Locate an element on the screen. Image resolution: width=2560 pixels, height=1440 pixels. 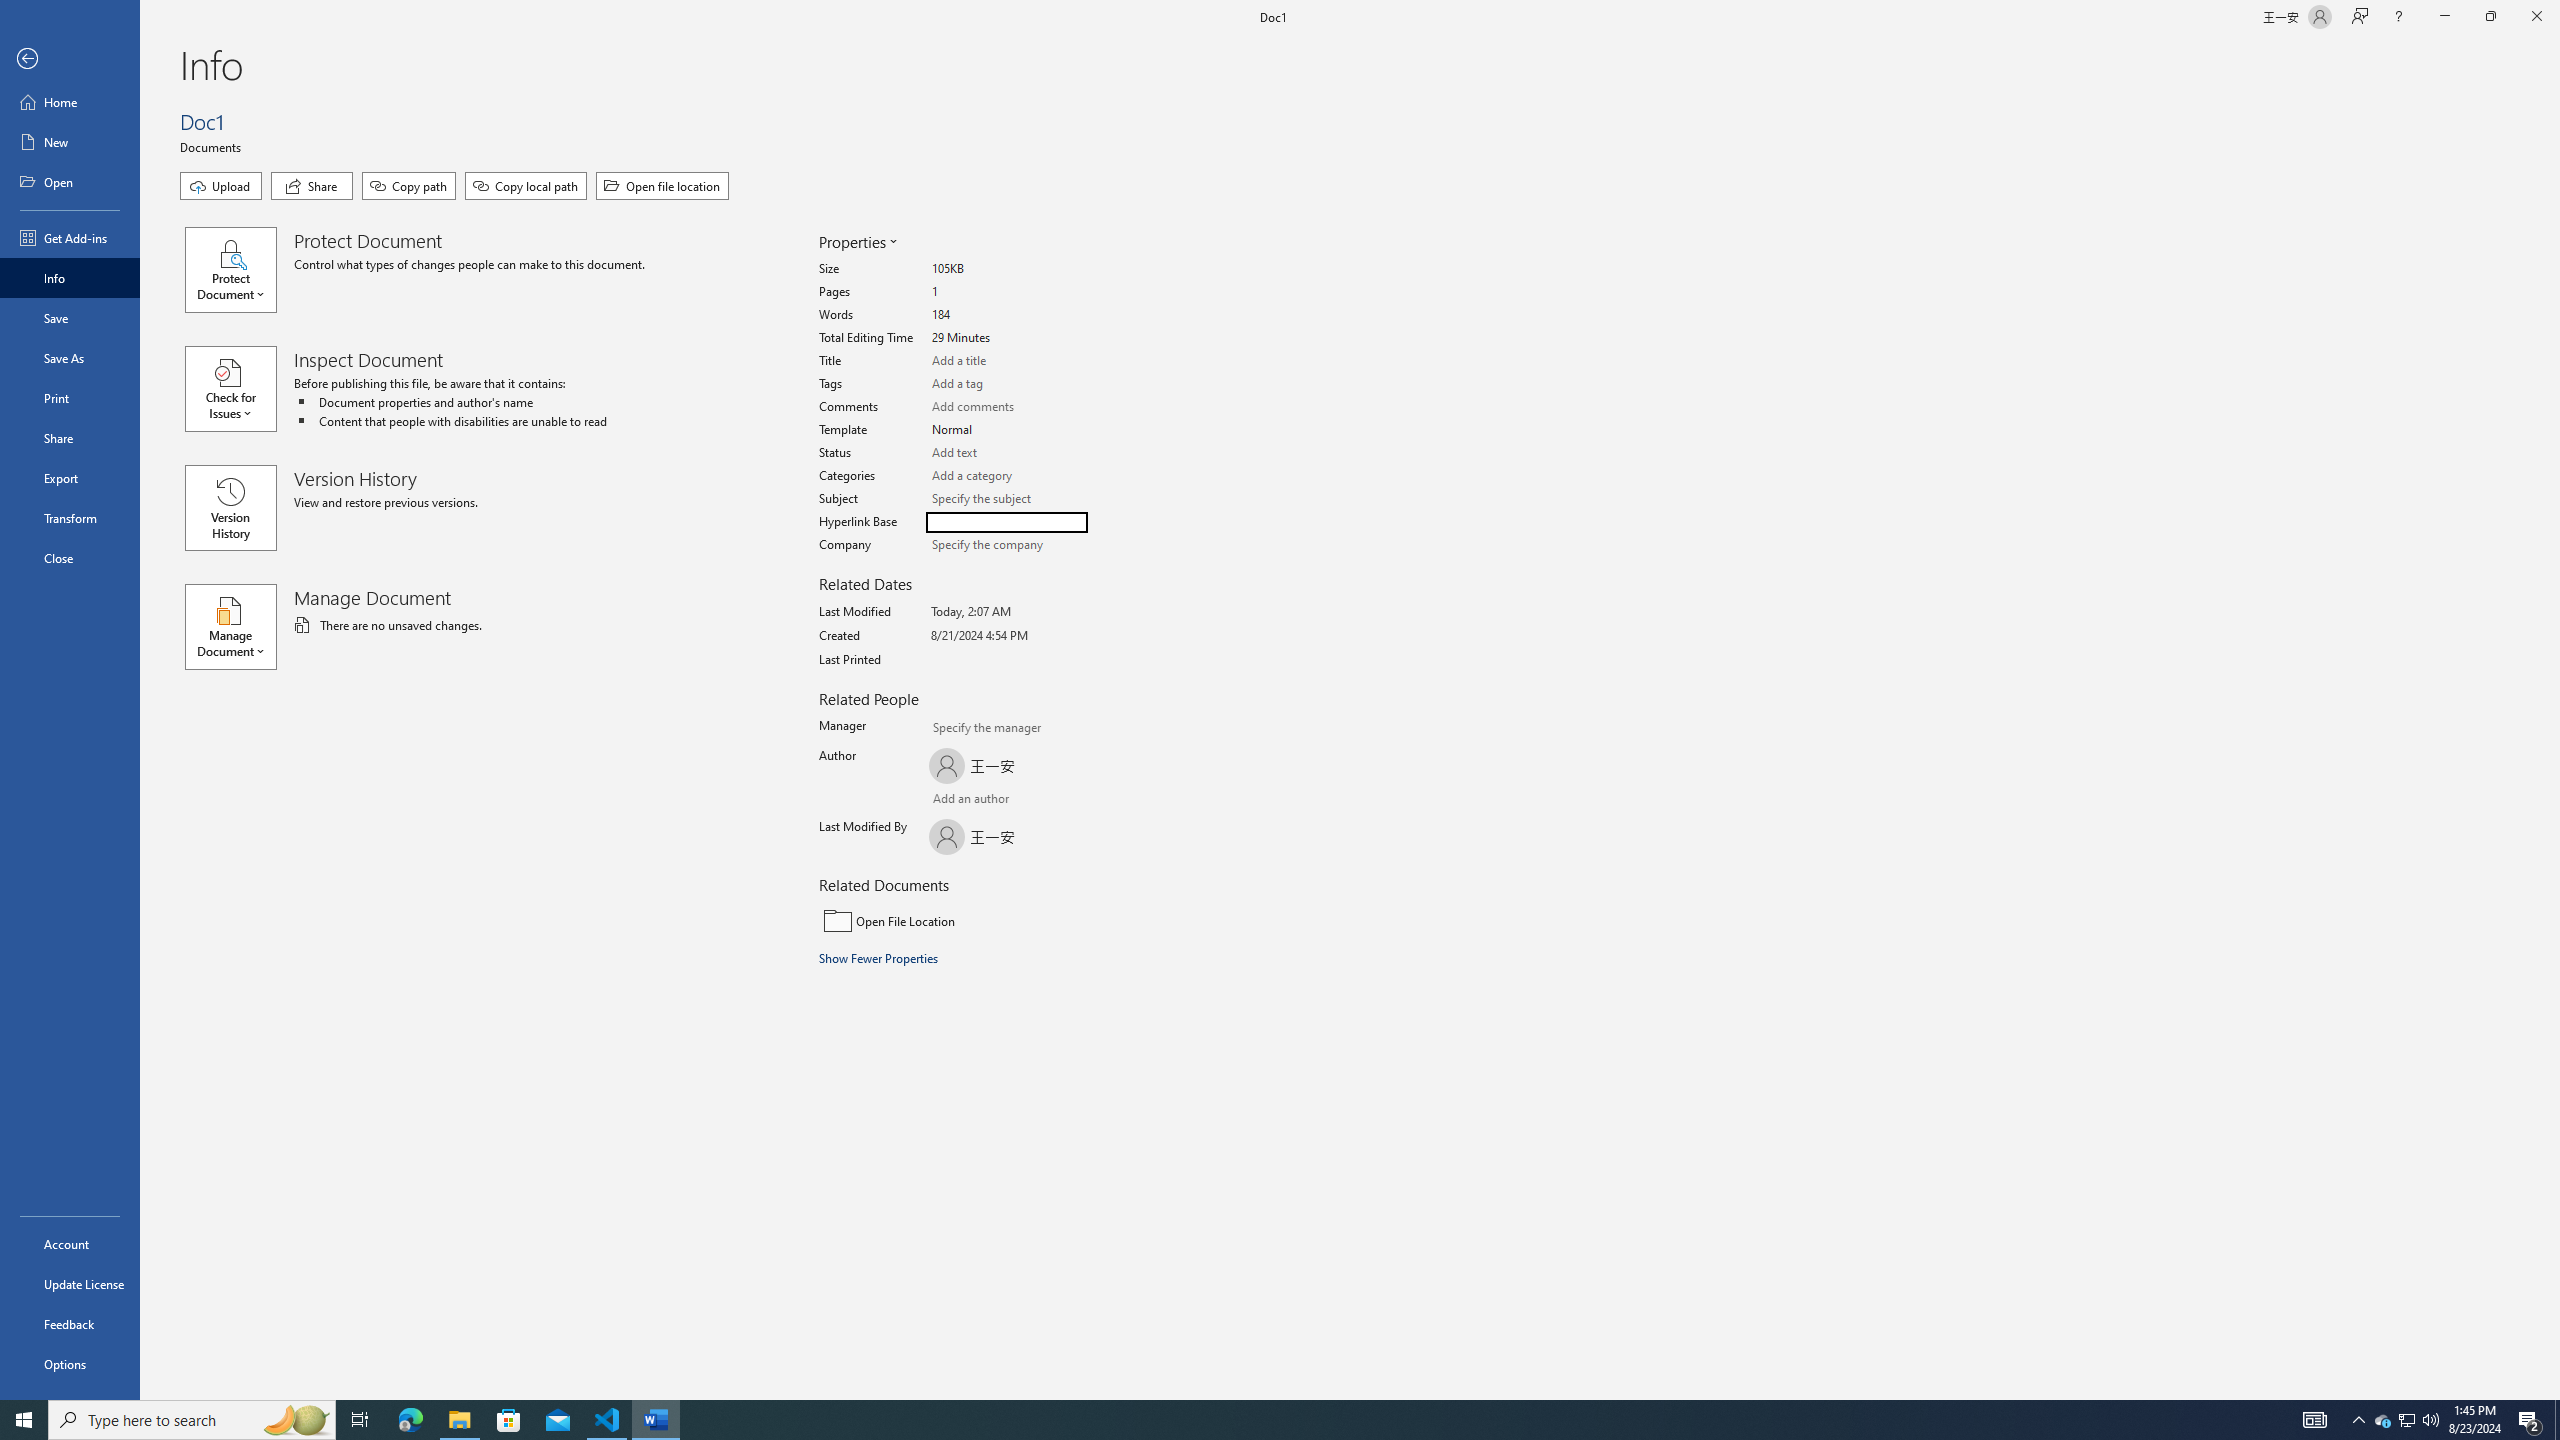
'Browse Address Book' is located at coordinates (1047, 800).